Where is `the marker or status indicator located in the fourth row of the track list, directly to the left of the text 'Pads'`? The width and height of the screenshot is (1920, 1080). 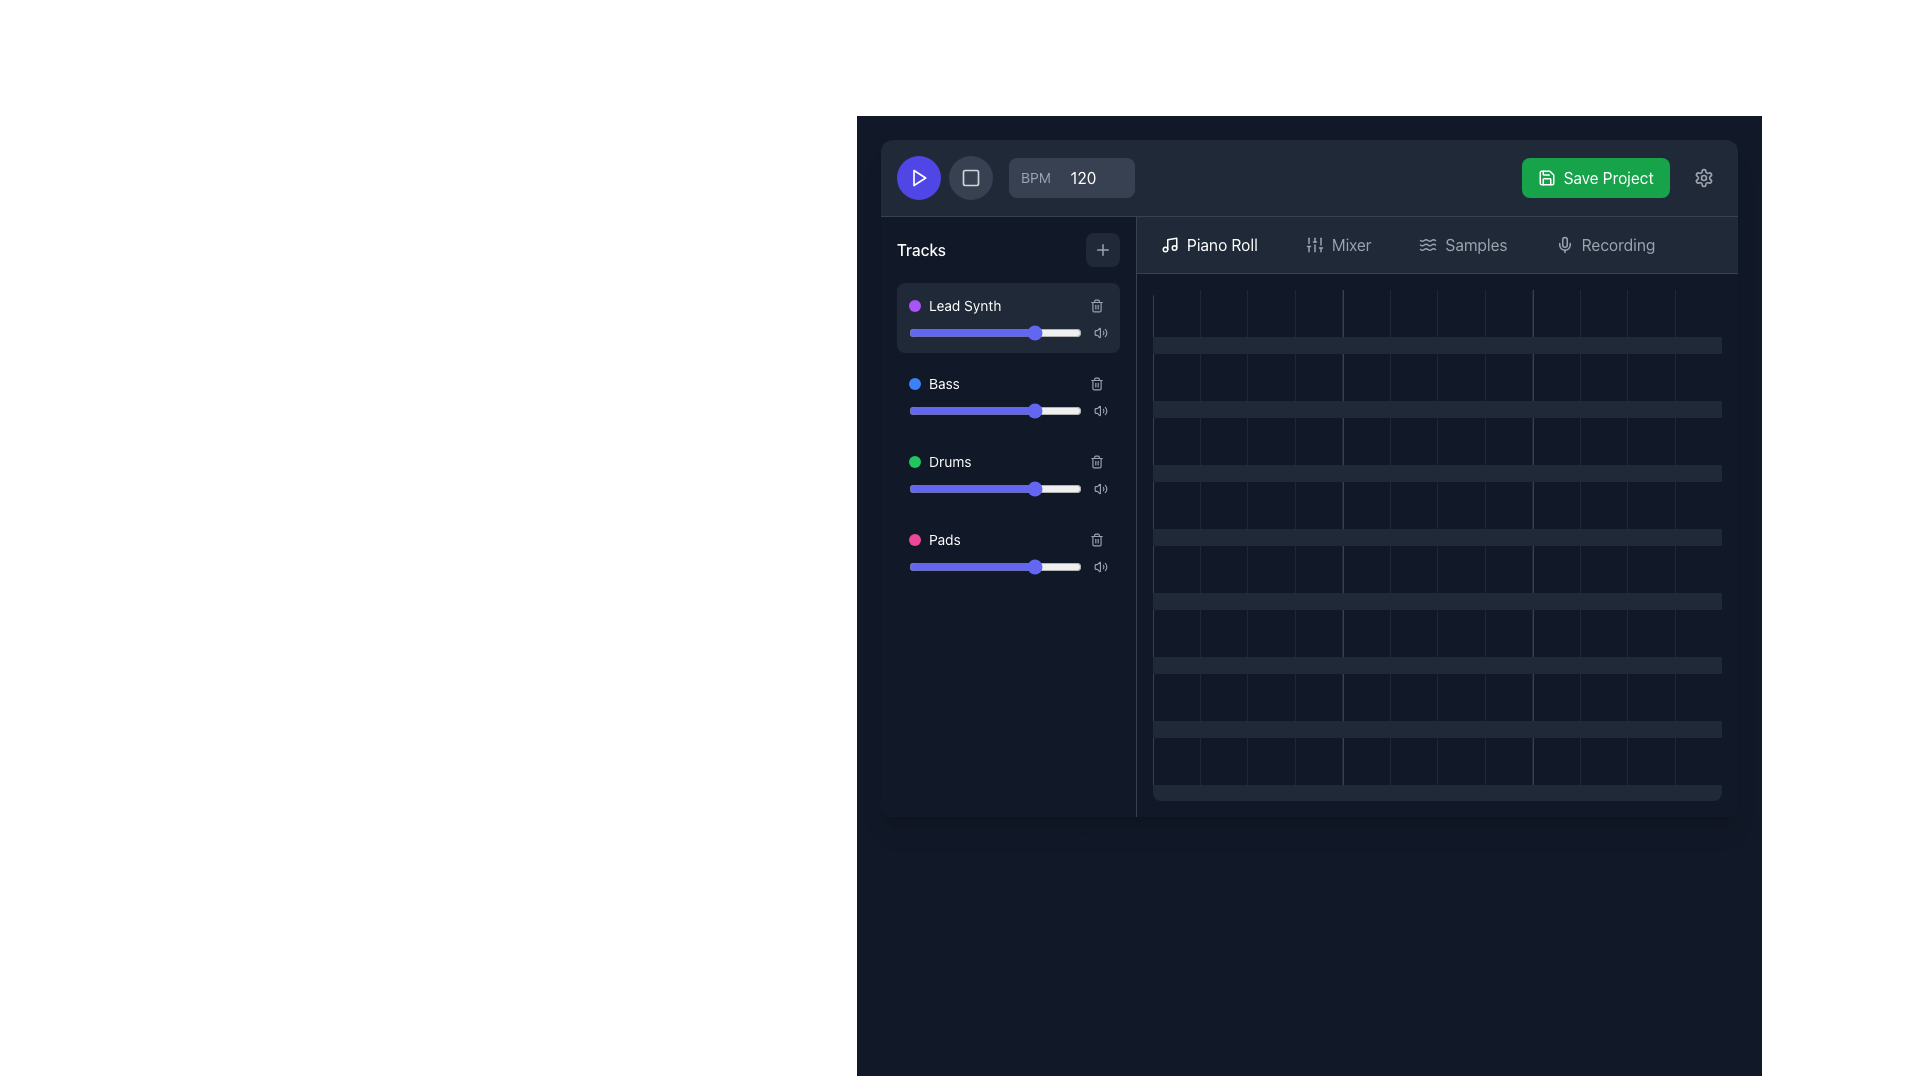 the marker or status indicator located in the fourth row of the track list, directly to the left of the text 'Pads' is located at coordinates (914, 540).